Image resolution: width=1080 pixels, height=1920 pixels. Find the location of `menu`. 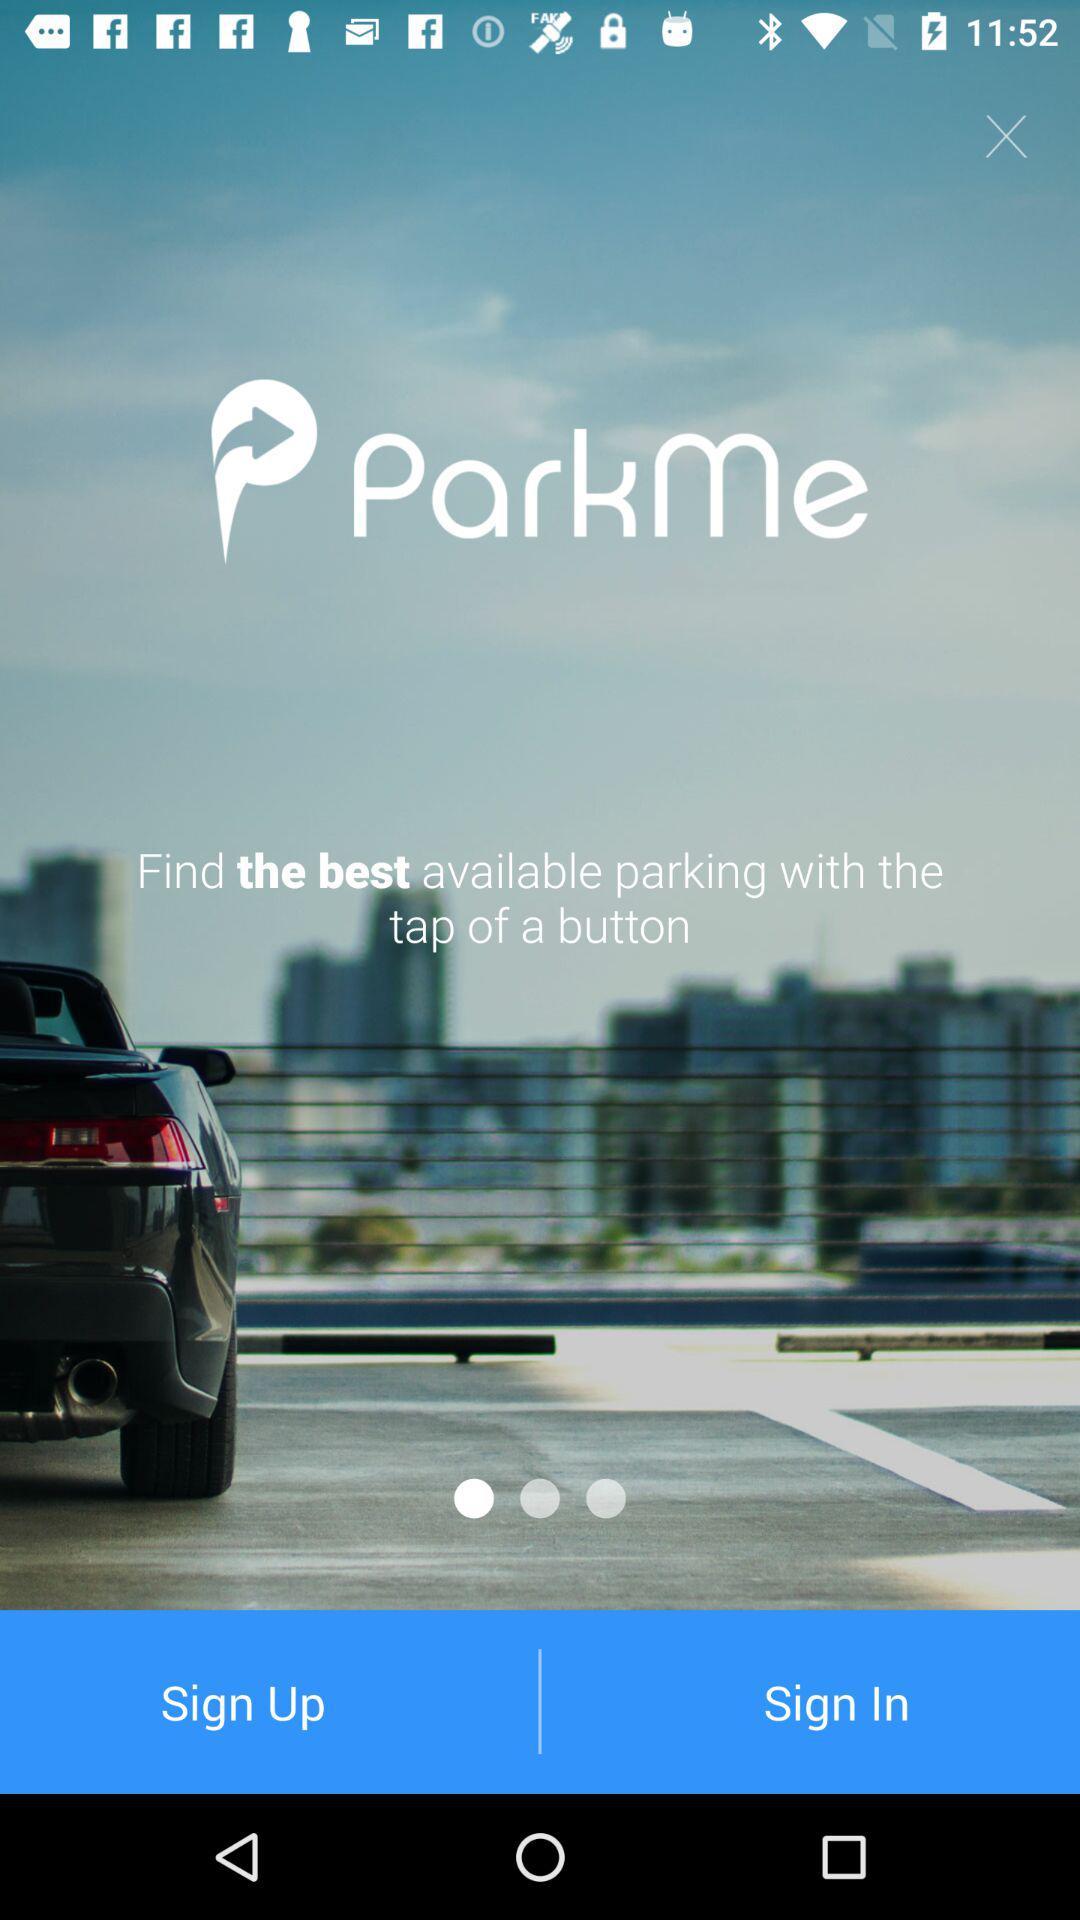

menu is located at coordinates (1006, 135).